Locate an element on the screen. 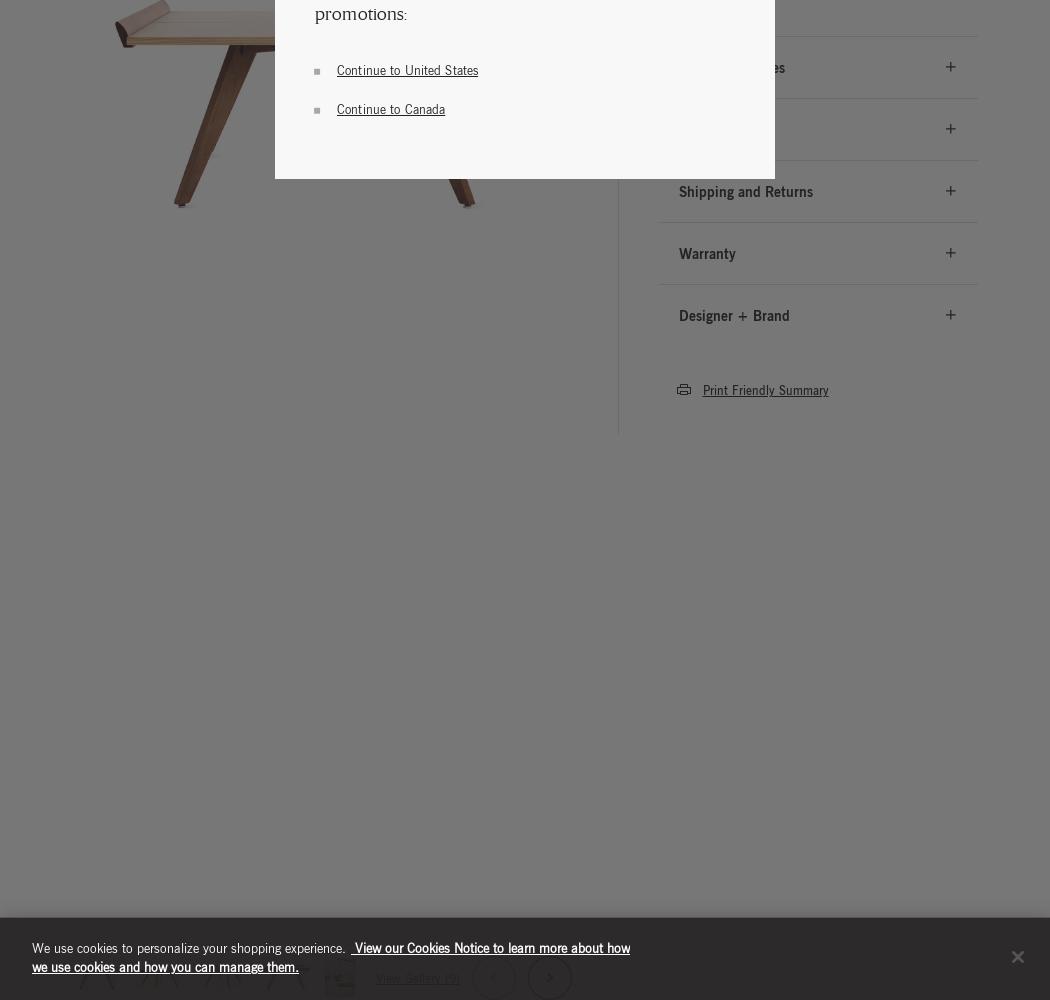 This screenshot has width=1050, height=1000. 'Warranty' is located at coordinates (706, 253).